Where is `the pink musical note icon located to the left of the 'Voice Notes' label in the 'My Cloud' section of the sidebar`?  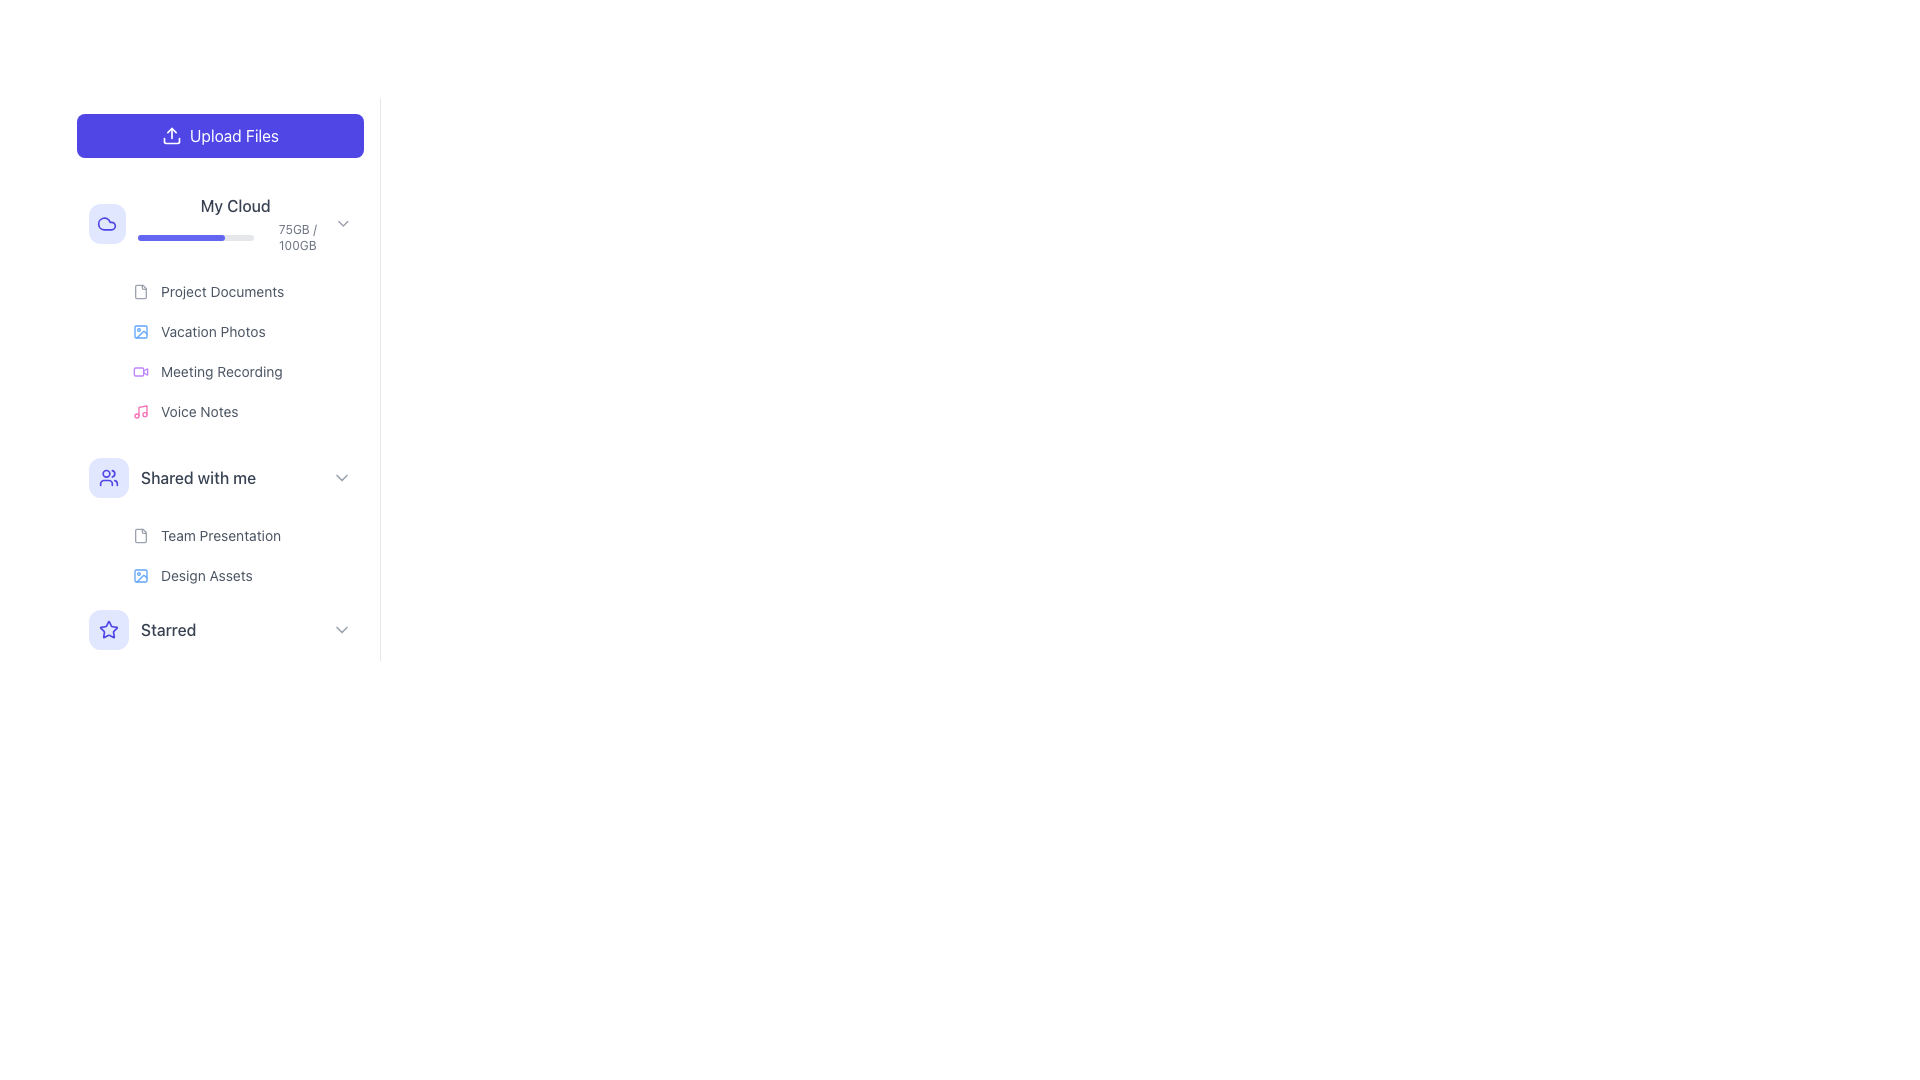 the pink musical note icon located to the left of the 'Voice Notes' label in the 'My Cloud' section of the sidebar is located at coordinates (139, 411).